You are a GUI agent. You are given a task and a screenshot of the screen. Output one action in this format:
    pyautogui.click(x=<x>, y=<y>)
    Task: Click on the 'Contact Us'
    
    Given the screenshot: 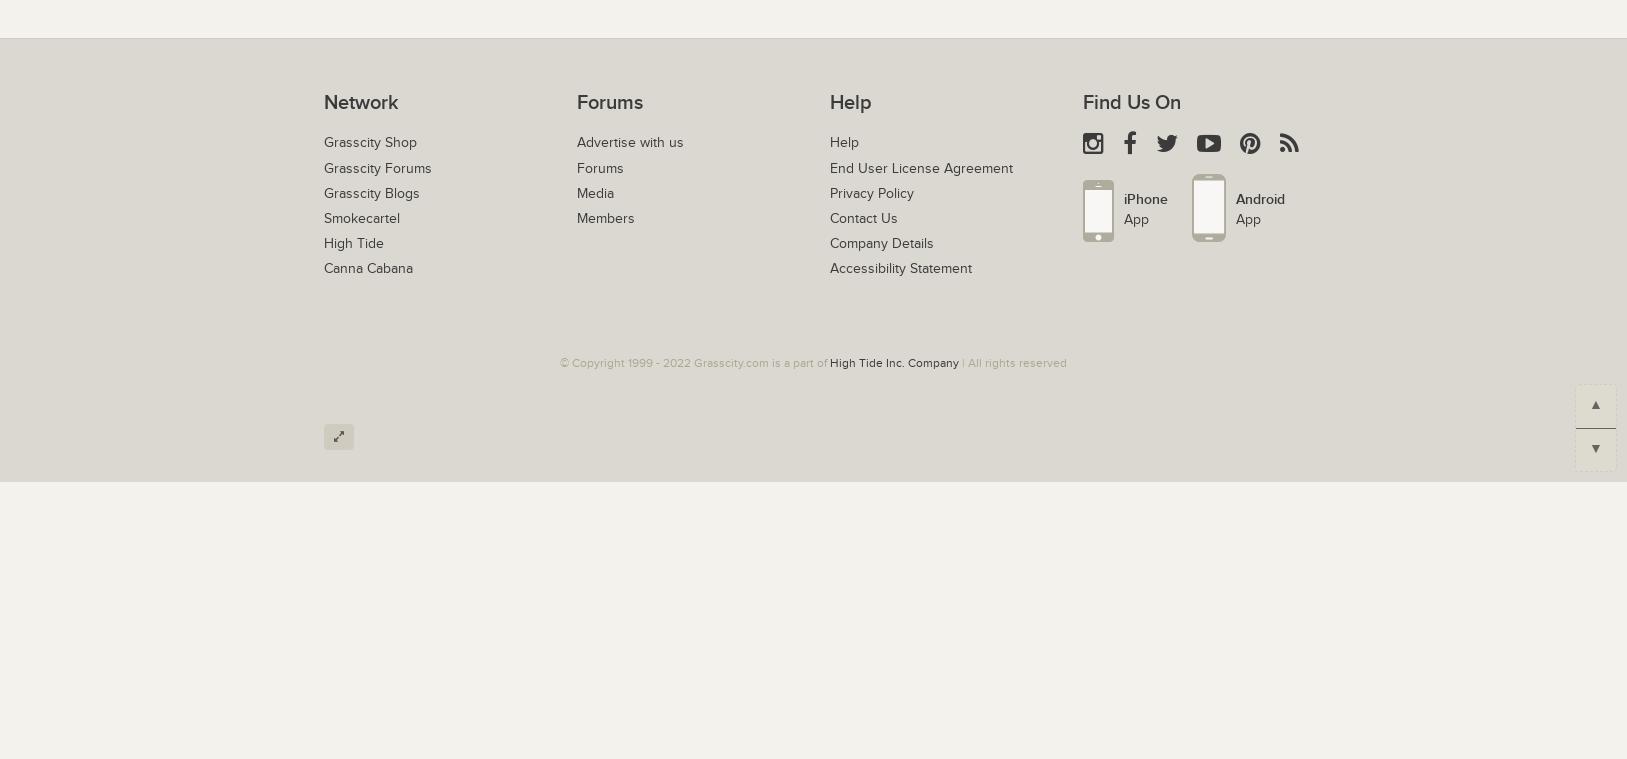 What is the action you would take?
    pyautogui.click(x=828, y=218)
    